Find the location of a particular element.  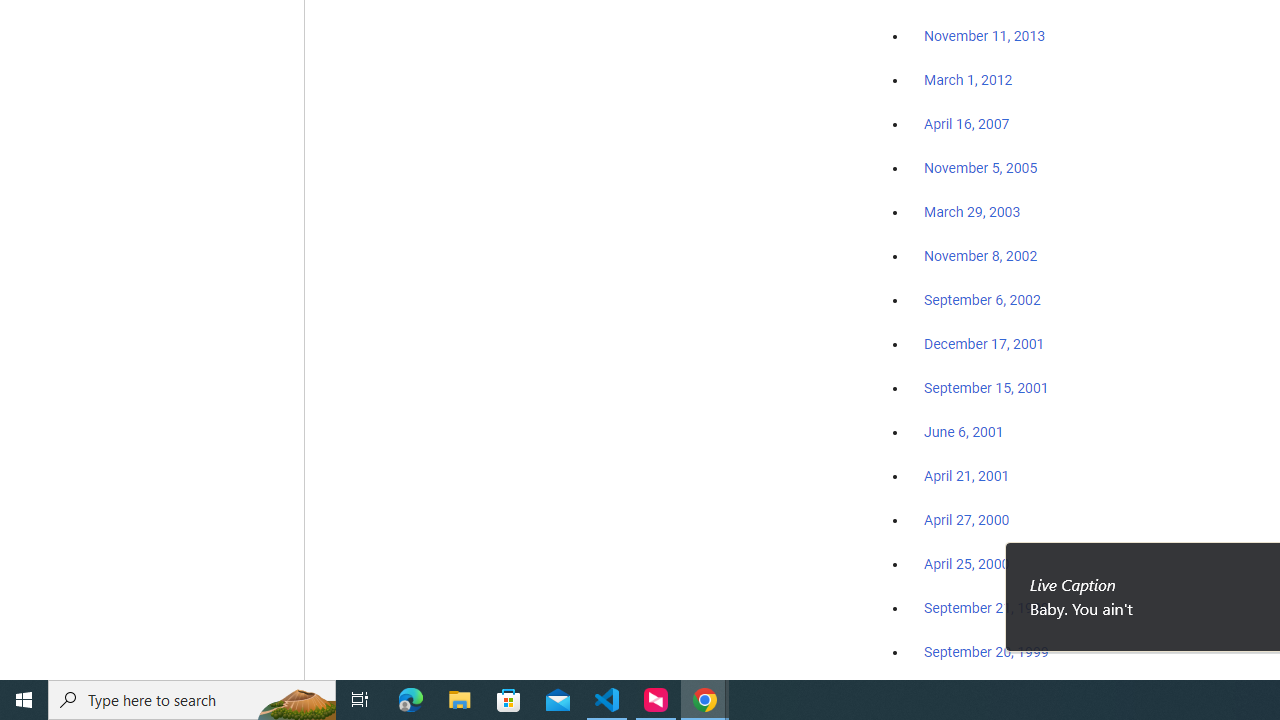

'April 25, 2000' is located at coordinates (967, 564).